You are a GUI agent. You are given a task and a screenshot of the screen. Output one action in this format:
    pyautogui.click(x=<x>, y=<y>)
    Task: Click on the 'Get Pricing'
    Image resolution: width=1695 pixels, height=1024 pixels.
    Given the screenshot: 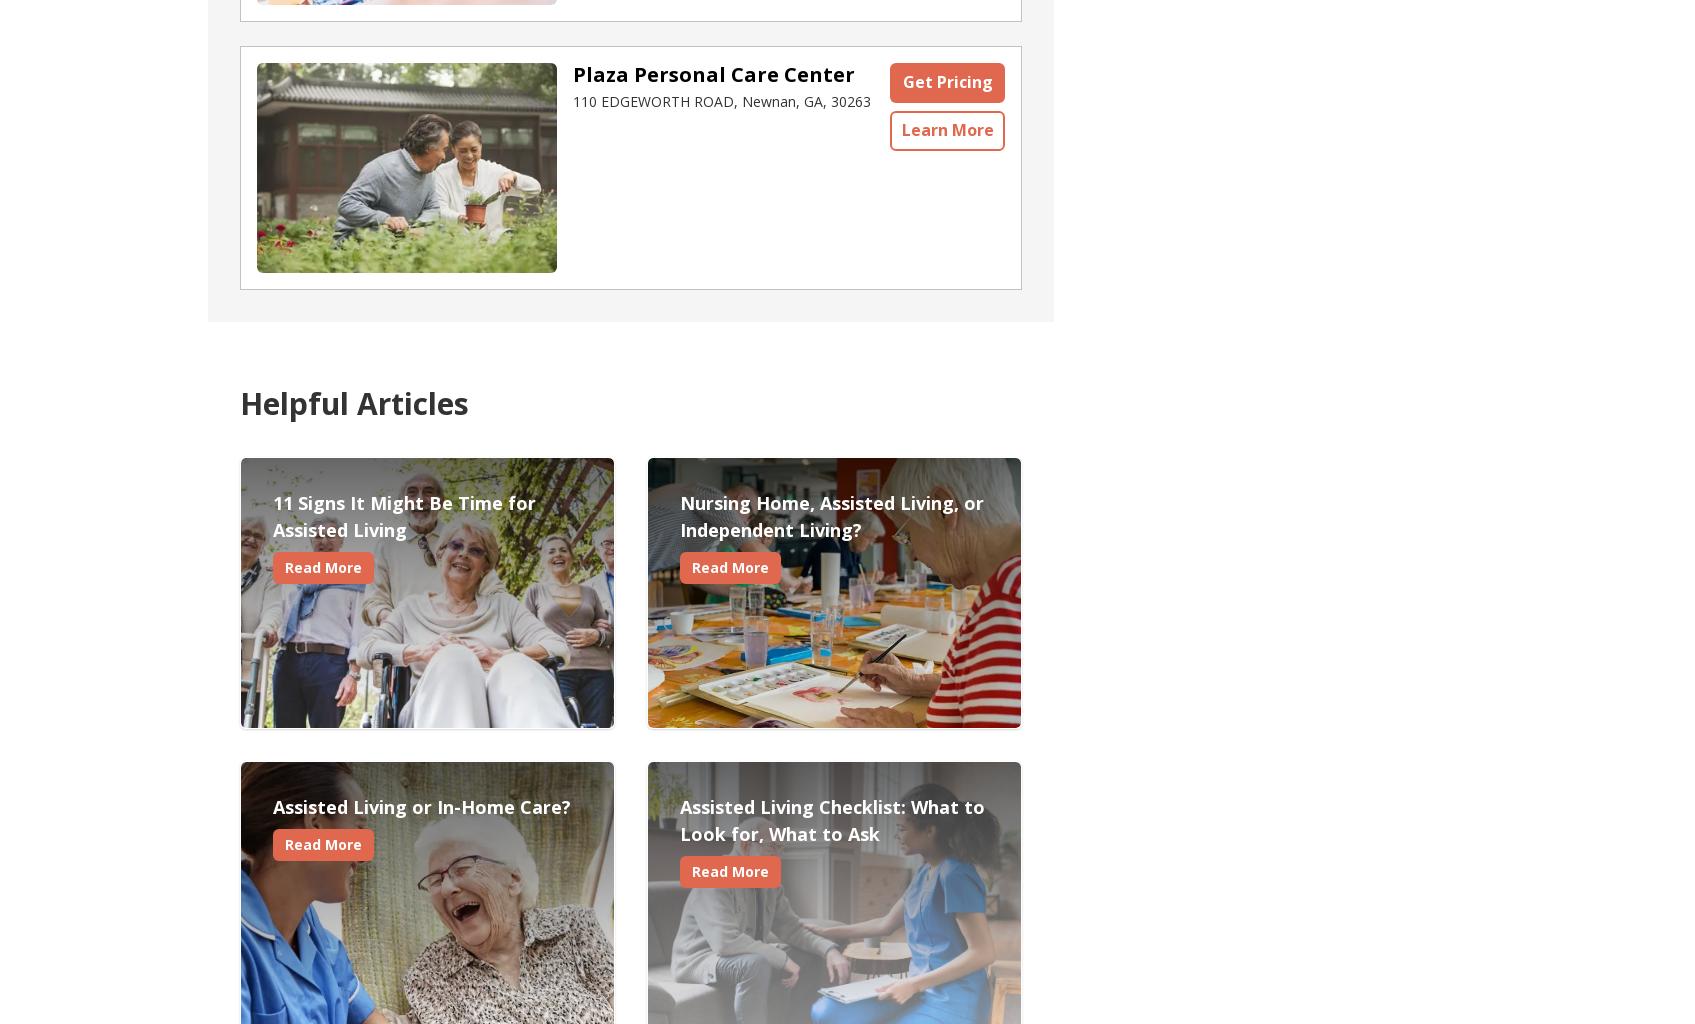 What is the action you would take?
    pyautogui.click(x=946, y=81)
    